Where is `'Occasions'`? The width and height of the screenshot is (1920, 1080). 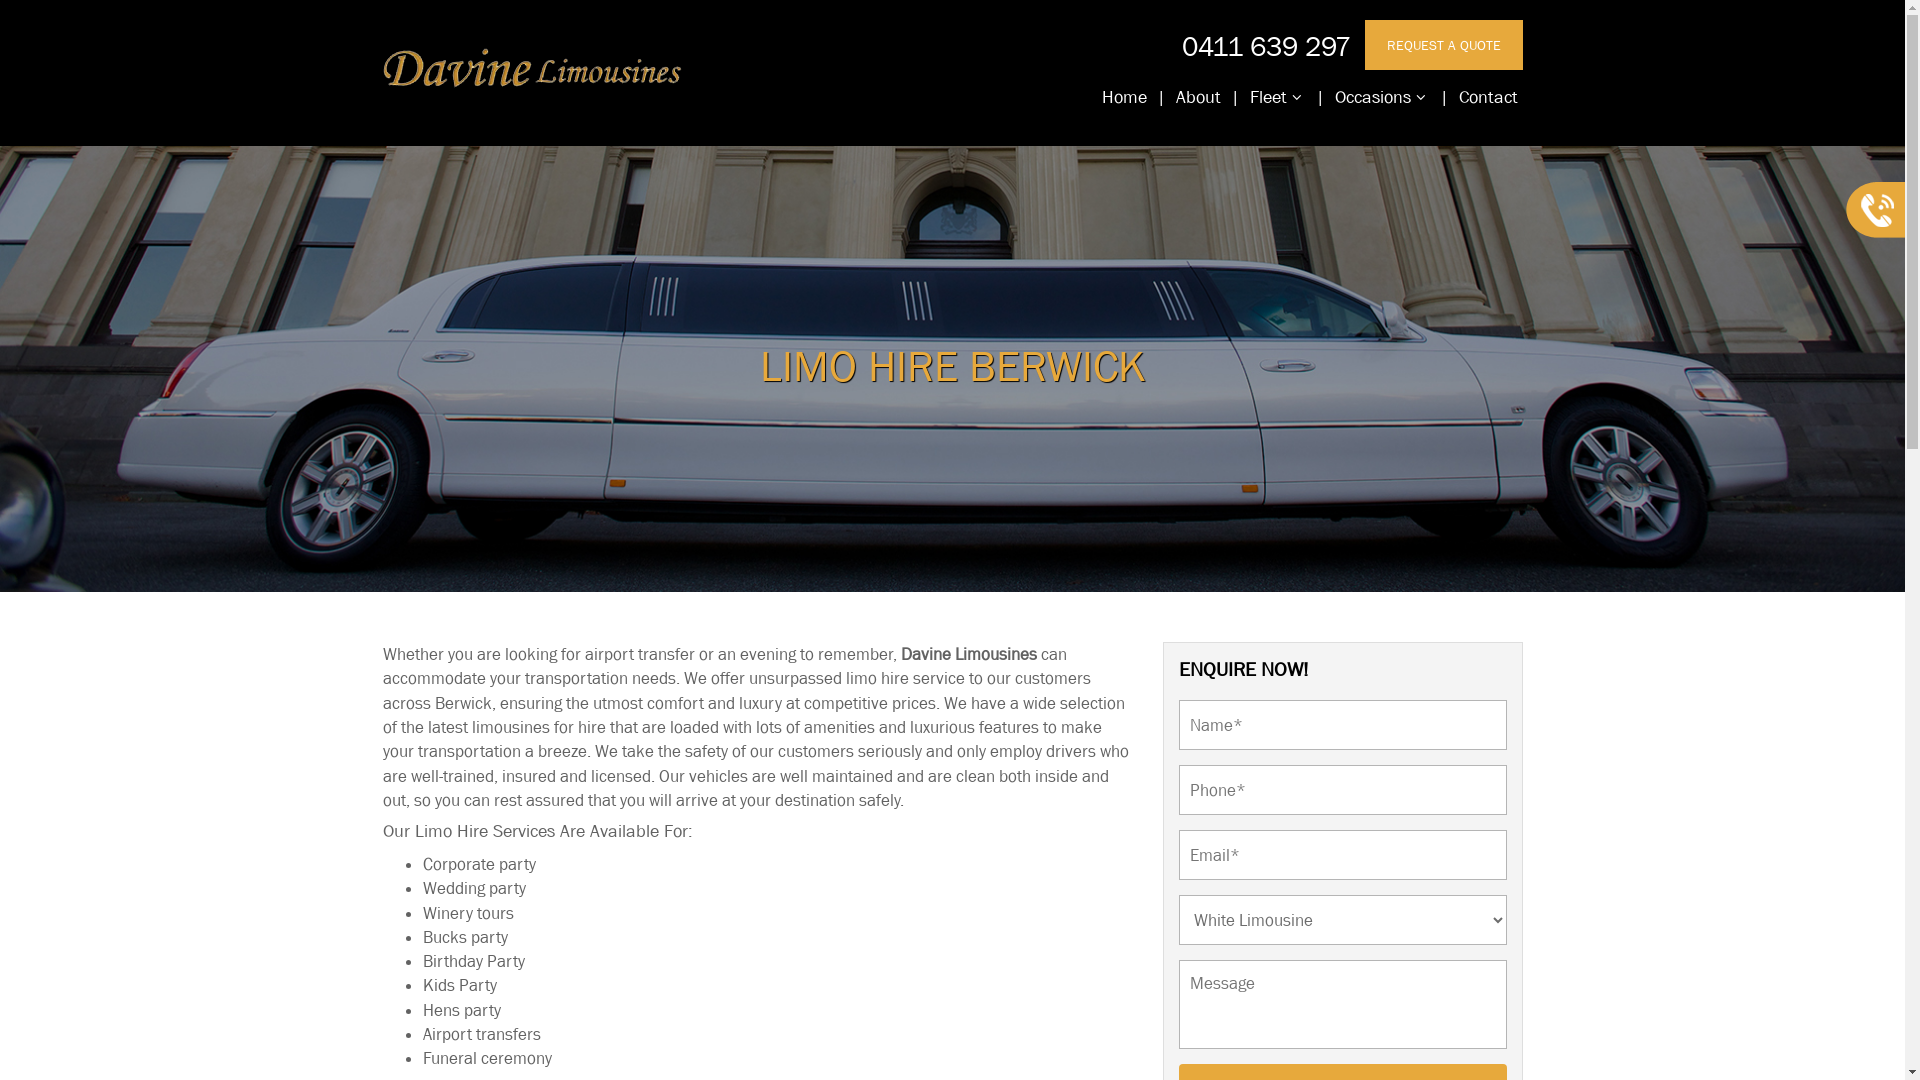 'Occasions' is located at coordinates (1329, 97).